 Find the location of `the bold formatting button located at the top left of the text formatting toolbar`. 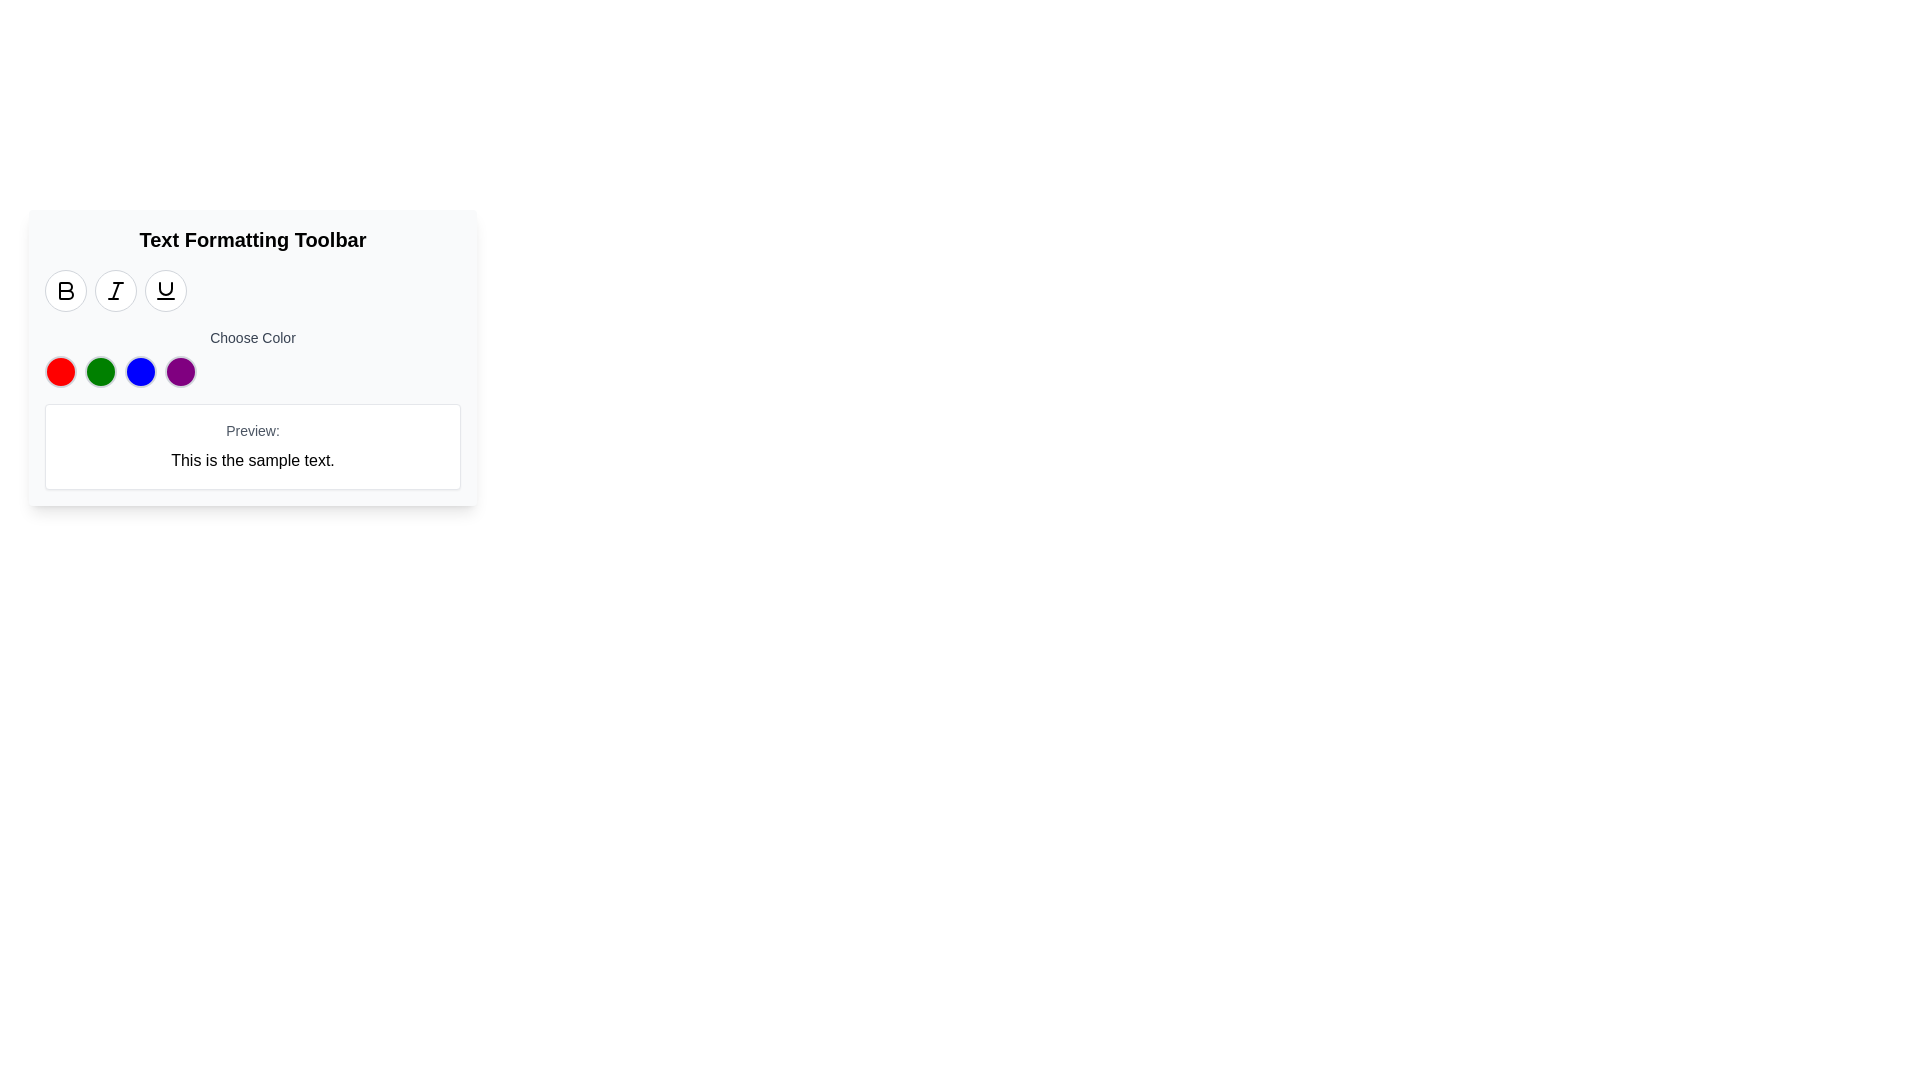

the bold formatting button located at the top left of the text formatting toolbar is located at coordinates (66, 290).